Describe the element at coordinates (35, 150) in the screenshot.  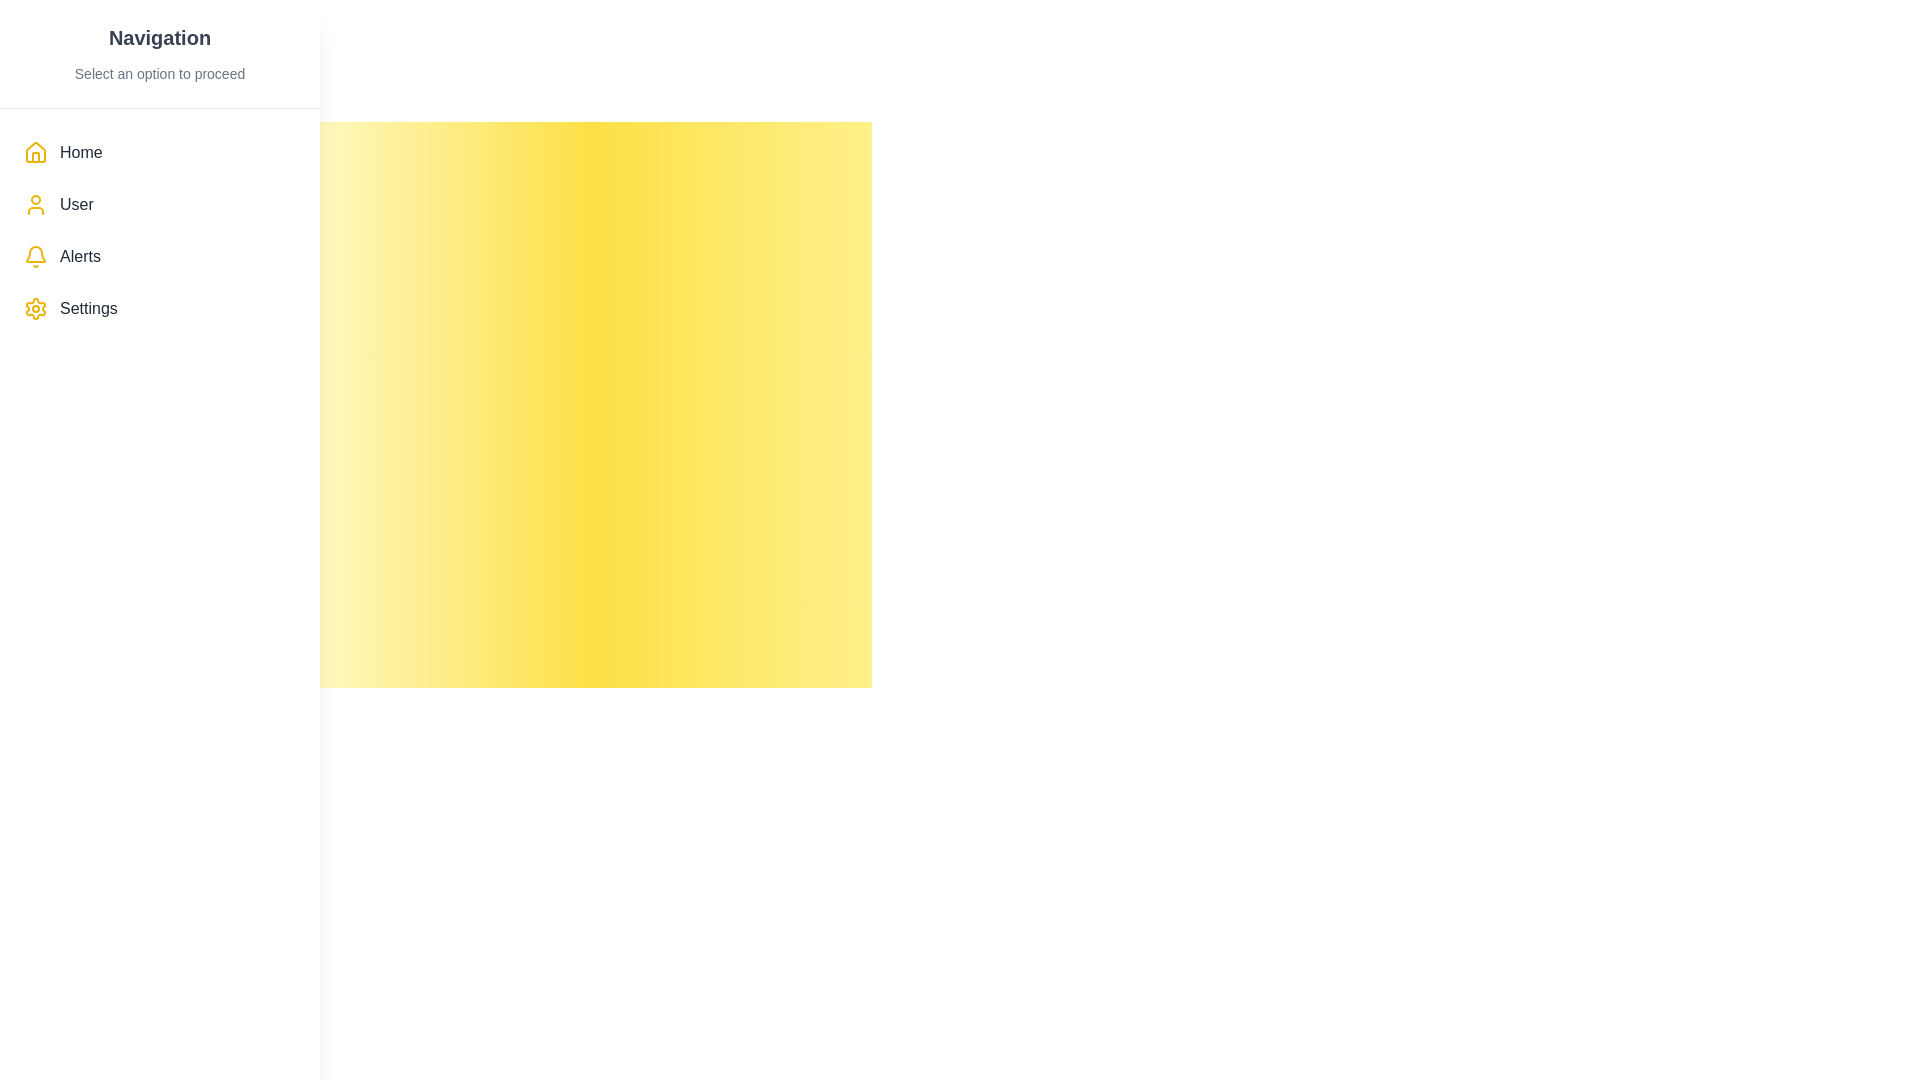
I see `the yellow house icon in the left-side navigation panel` at that location.